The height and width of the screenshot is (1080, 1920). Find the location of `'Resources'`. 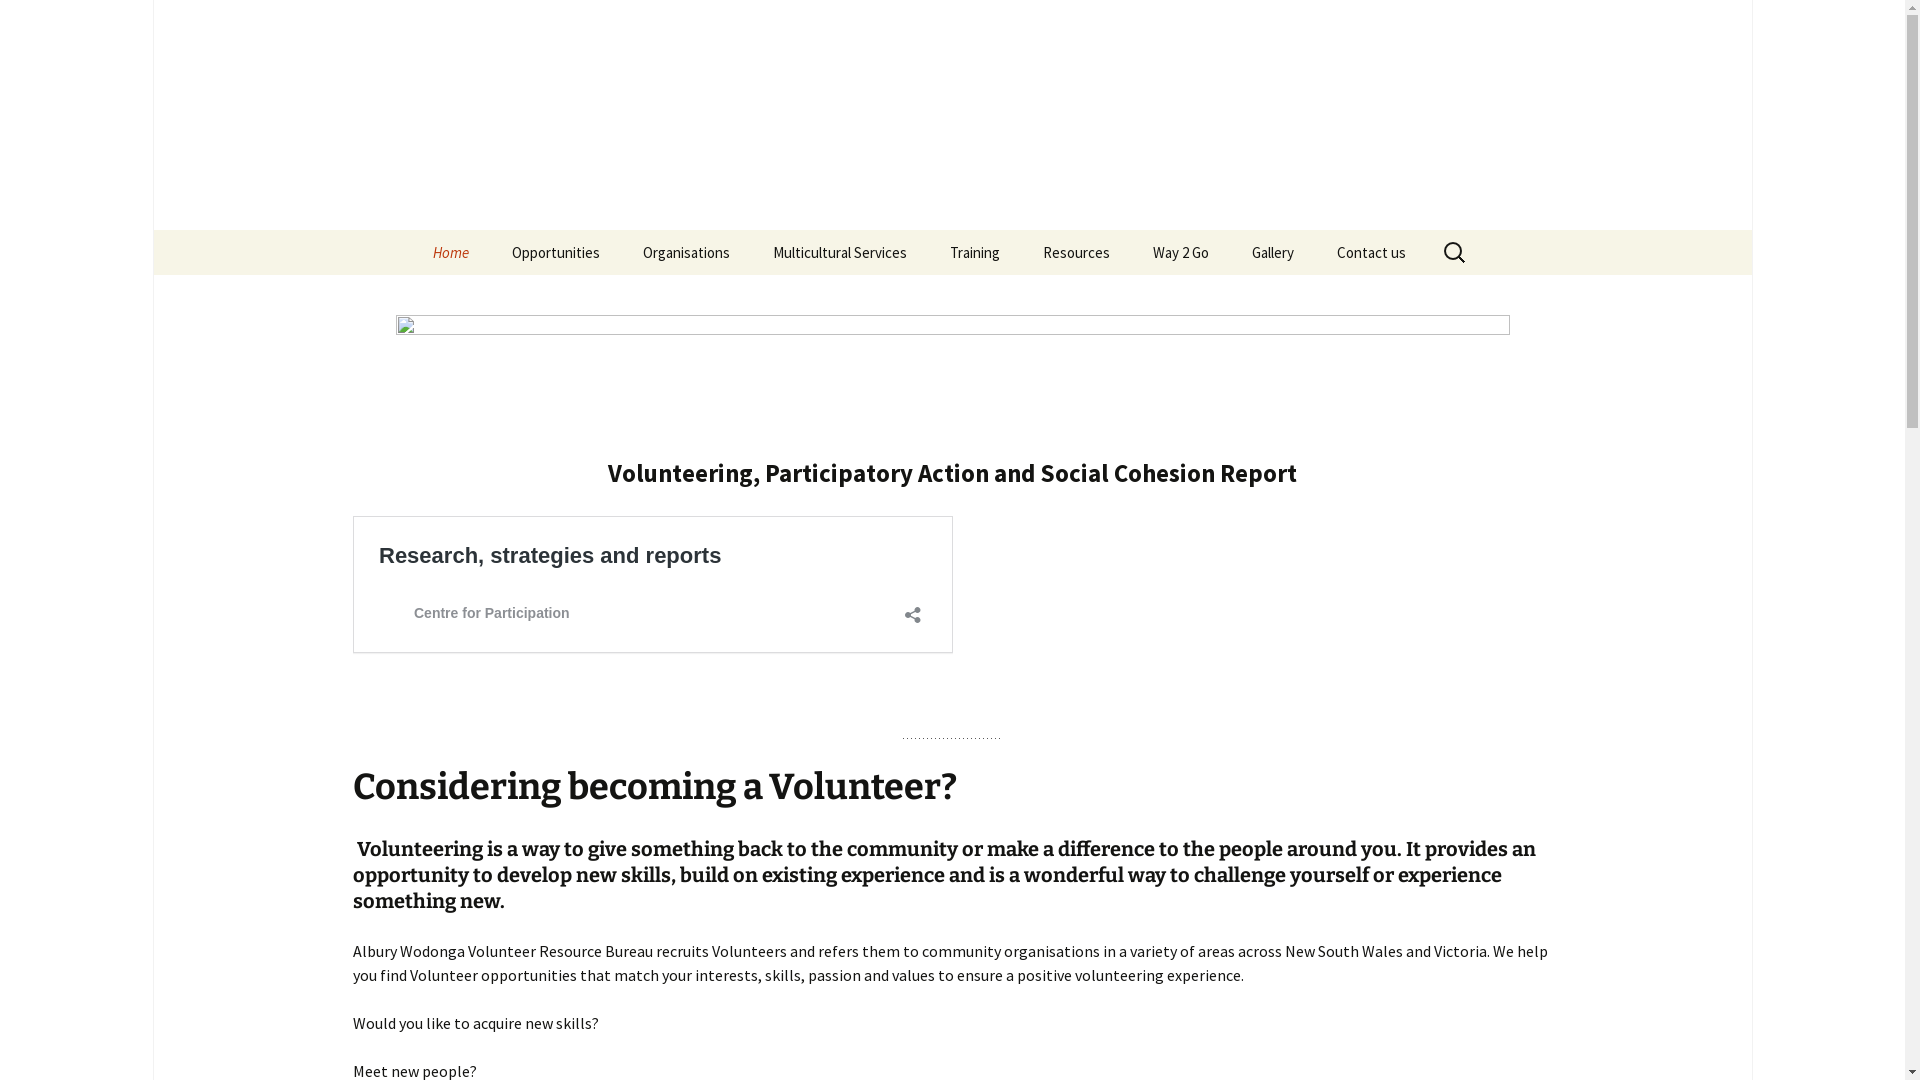

'Resources' is located at coordinates (1074, 251).